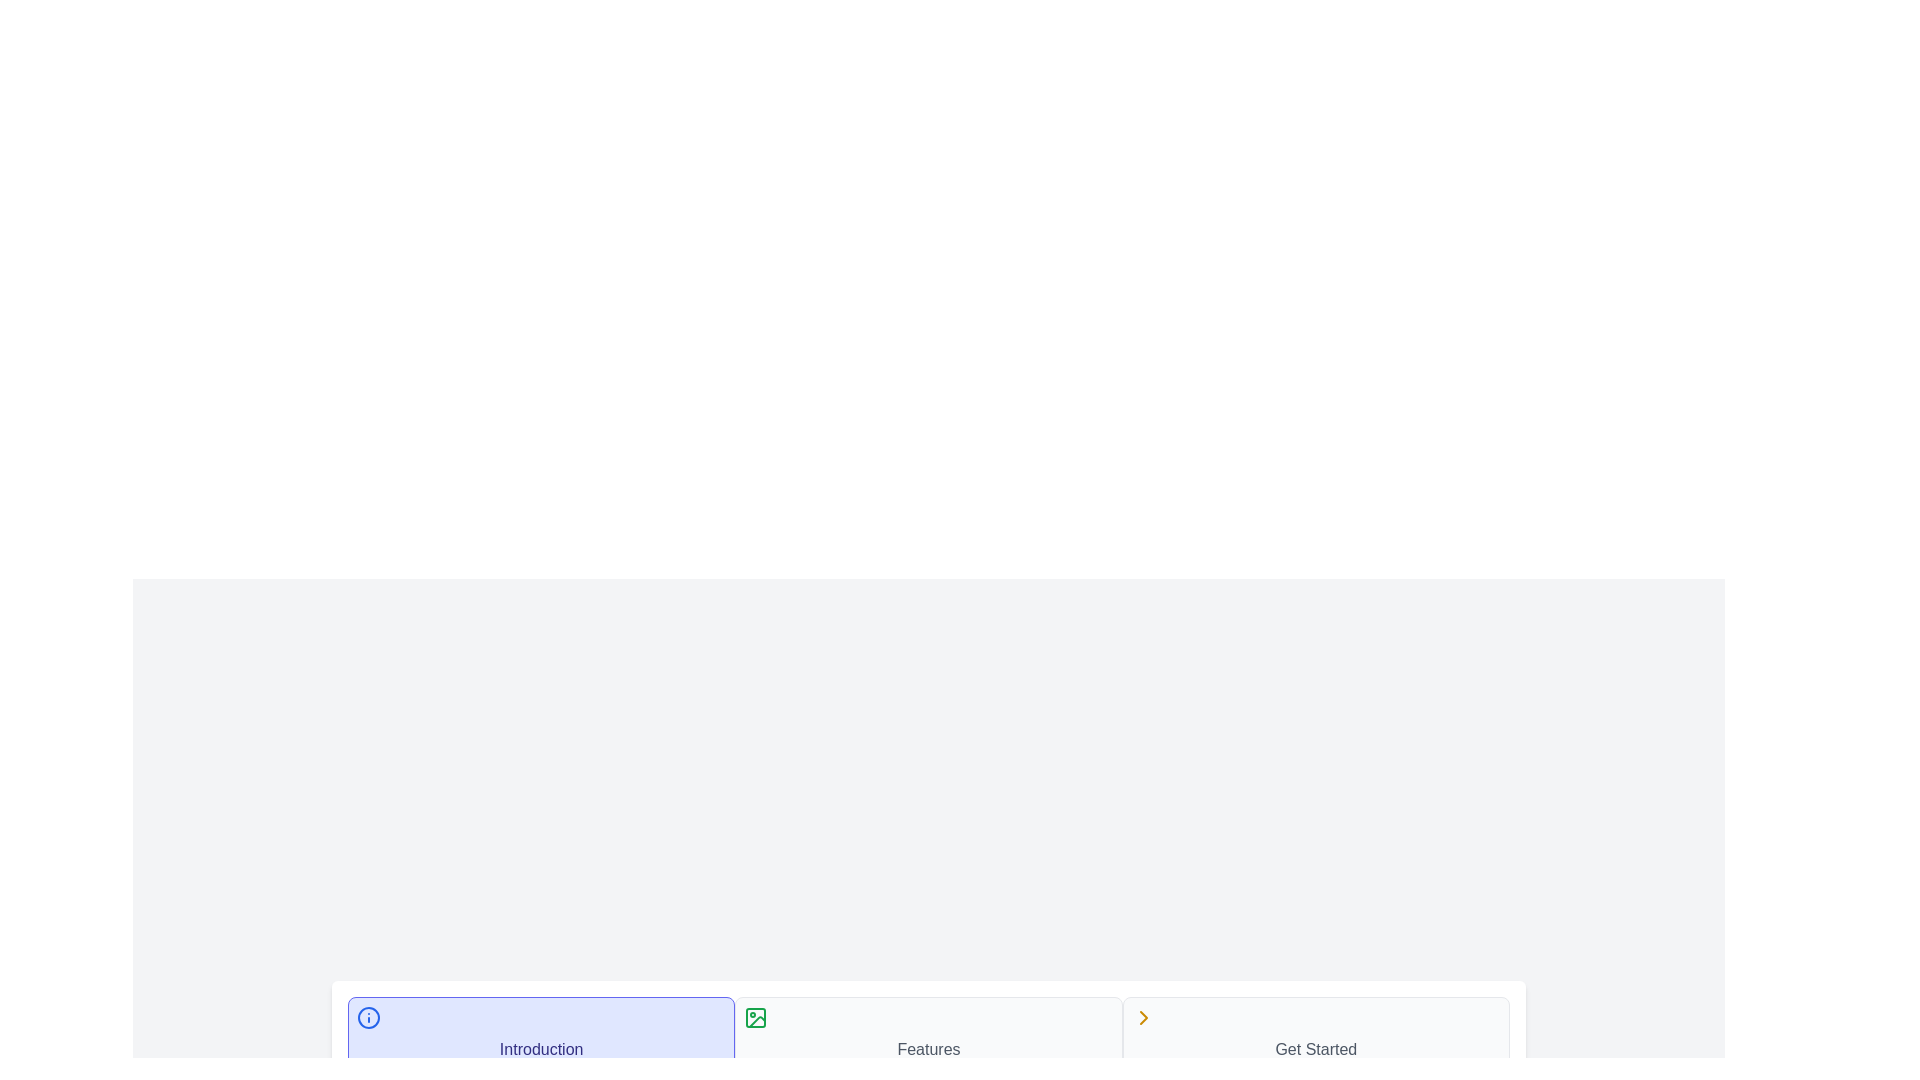 The height and width of the screenshot is (1080, 1920). I want to click on the step labeled Features to focus on it, so click(927, 1033).